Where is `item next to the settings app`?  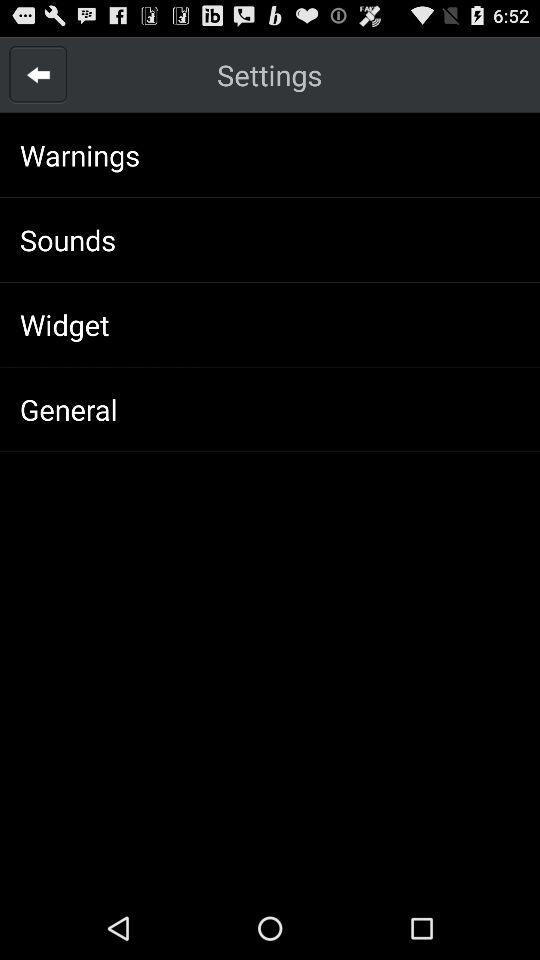
item next to the settings app is located at coordinates (38, 74).